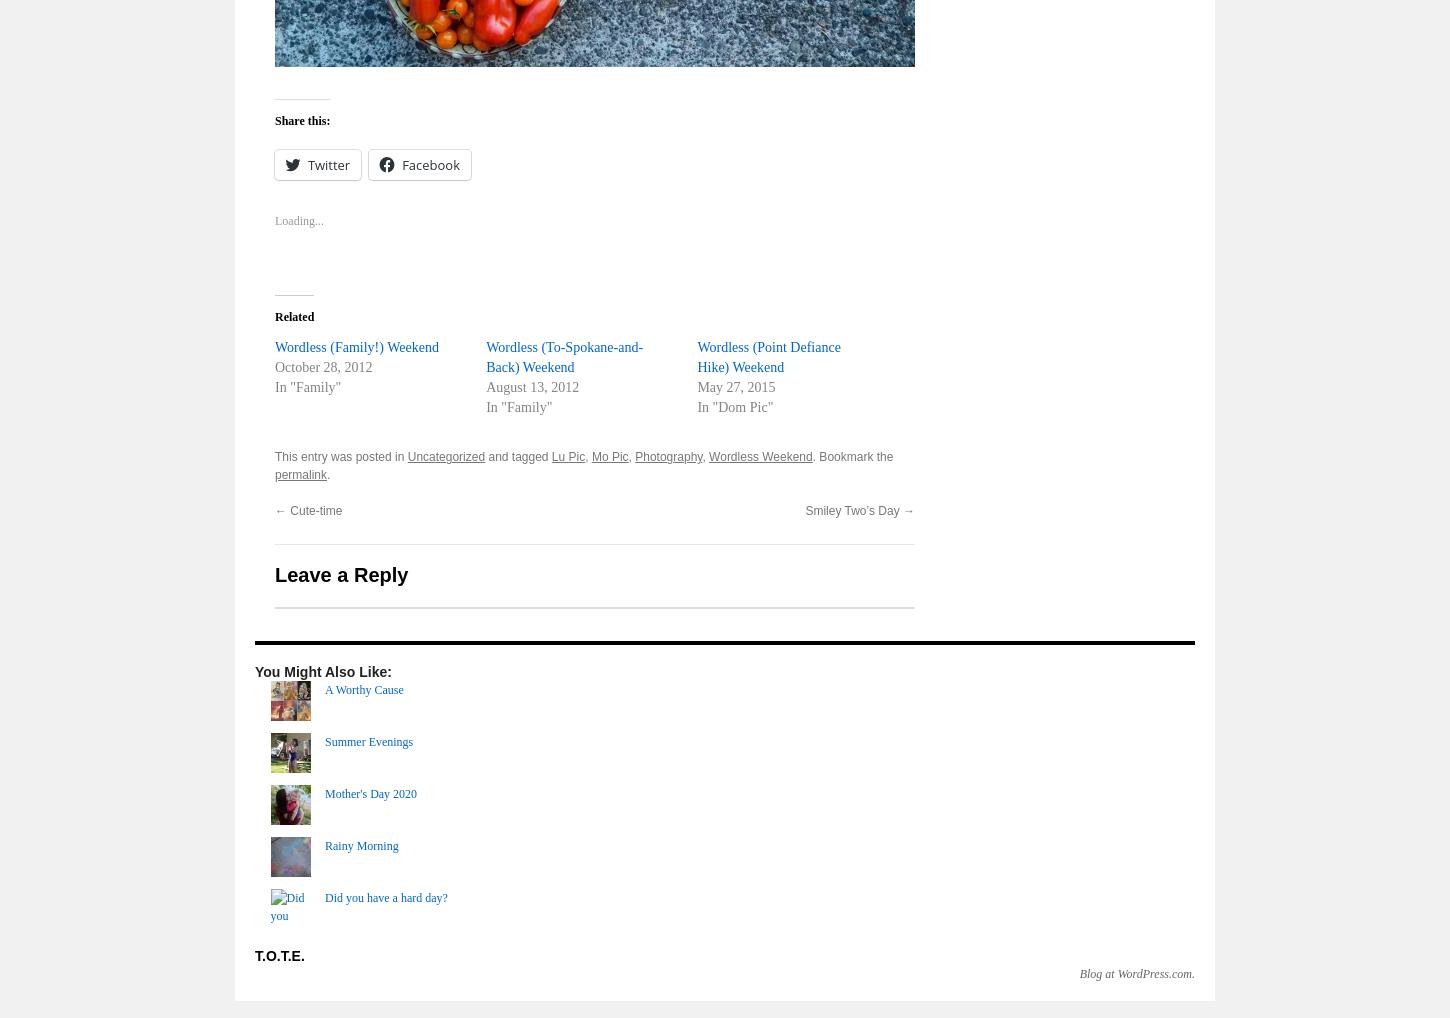 This screenshot has width=1450, height=1018. I want to click on 'and tagged', so click(517, 455).